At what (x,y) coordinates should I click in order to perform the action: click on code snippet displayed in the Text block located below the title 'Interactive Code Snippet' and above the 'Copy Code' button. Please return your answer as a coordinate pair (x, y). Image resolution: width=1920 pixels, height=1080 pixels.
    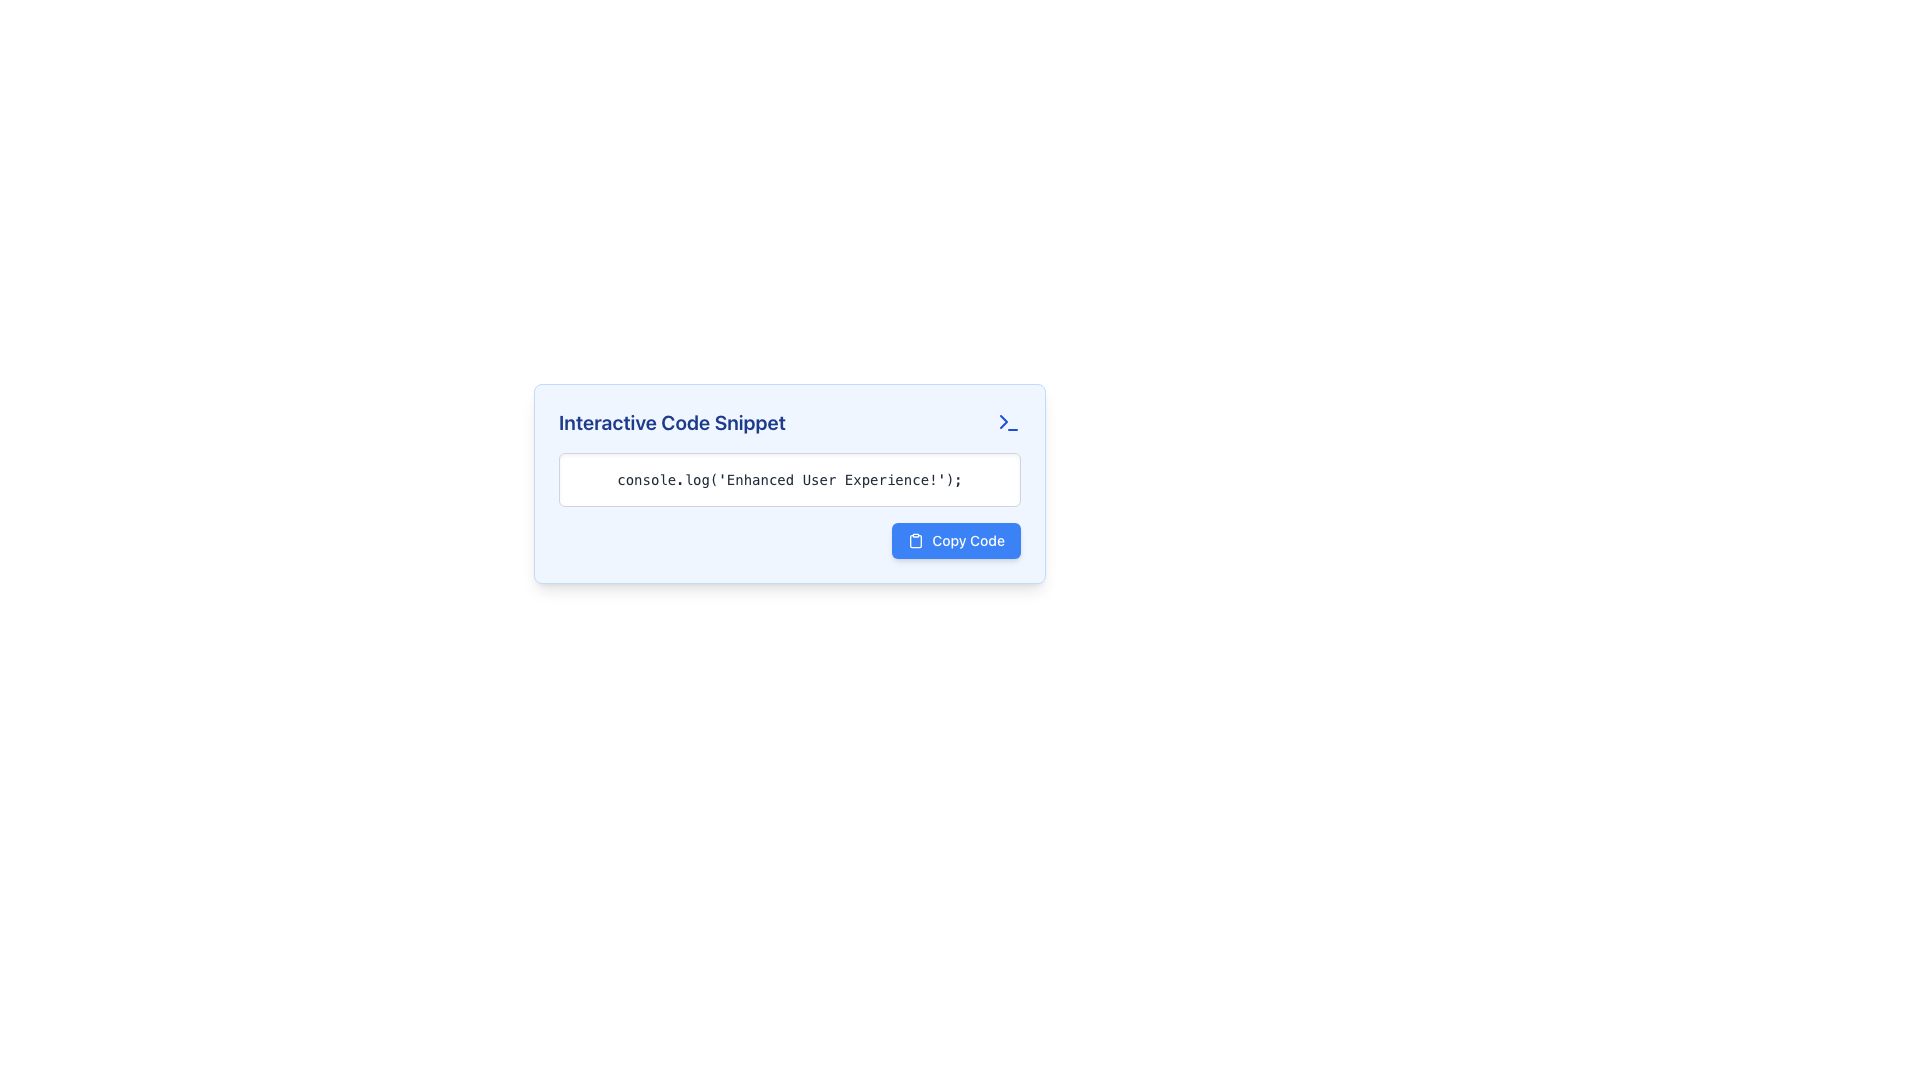
    Looking at the image, I should click on (789, 479).